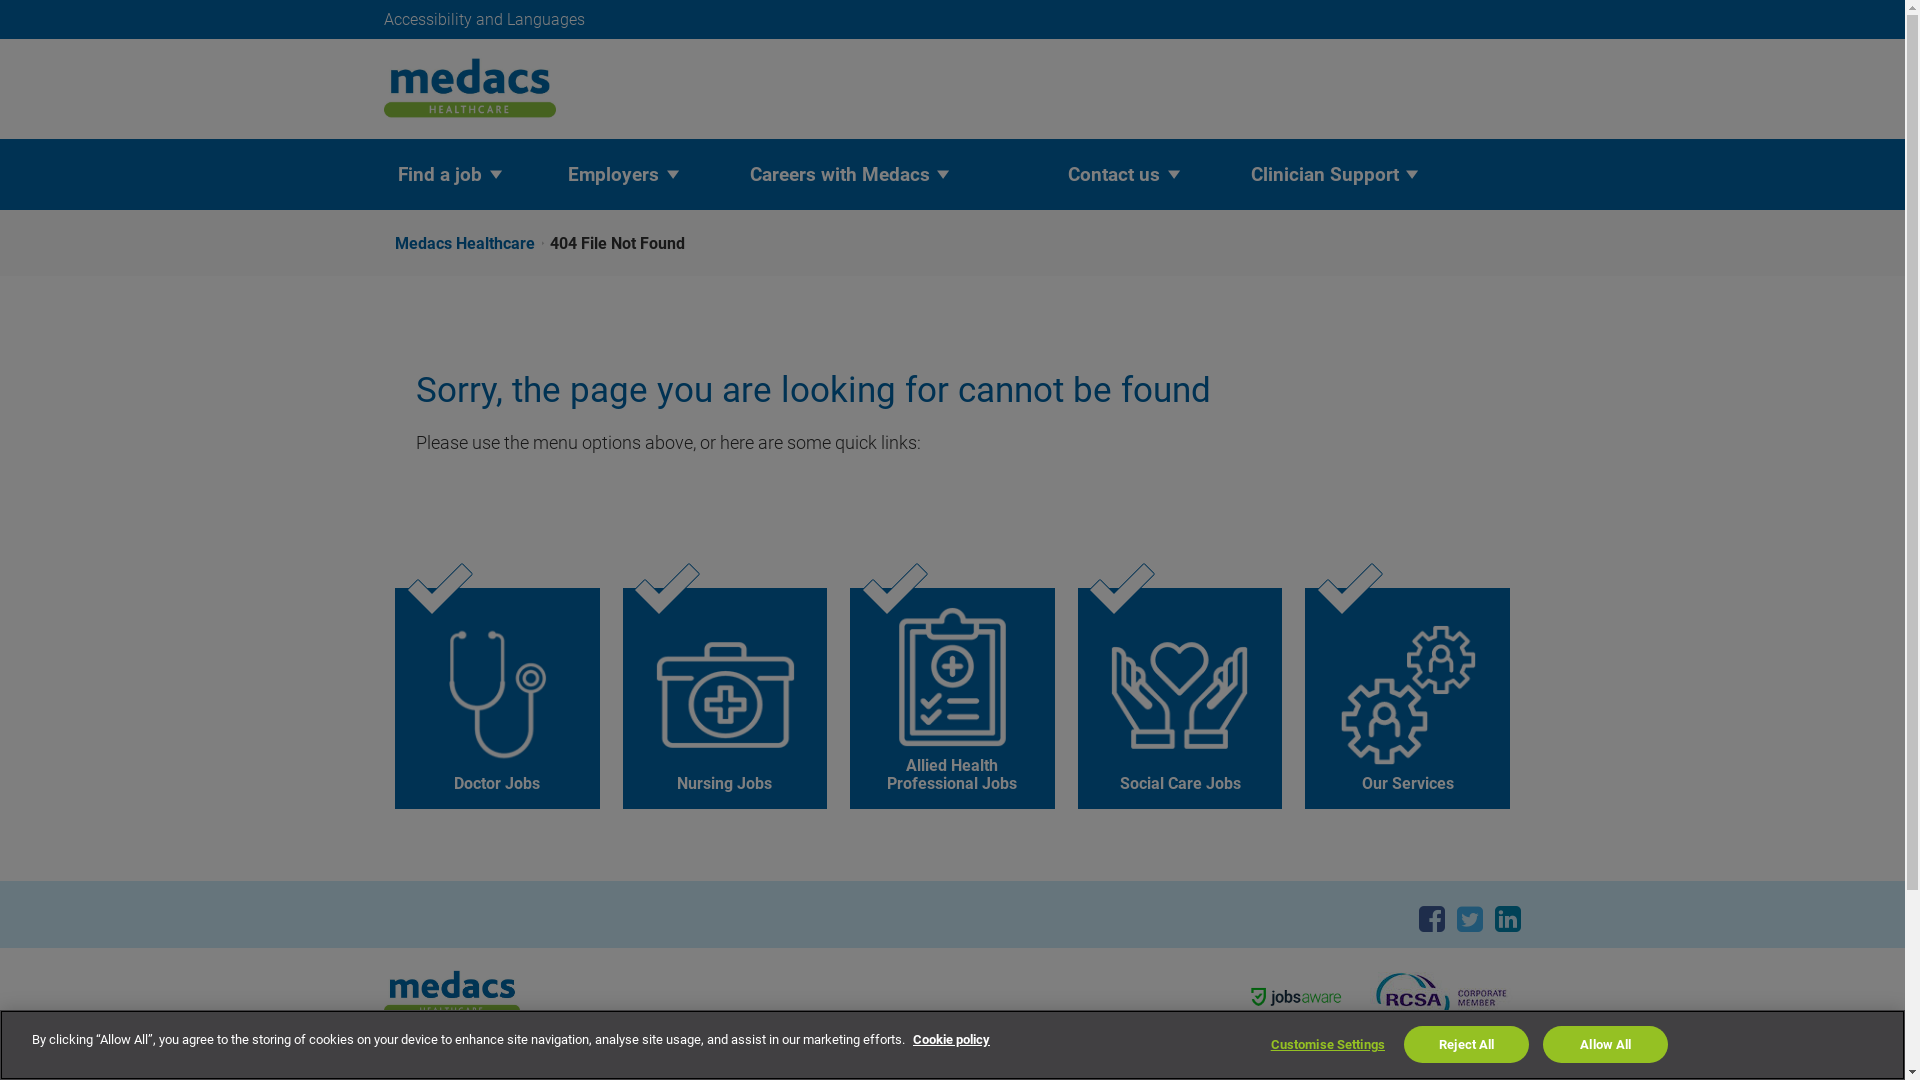 This screenshot has height=1080, width=1920. What do you see at coordinates (471, 242) in the screenshot?
I see `'Medacs Healthcare'` at bounding box center [471, 242].